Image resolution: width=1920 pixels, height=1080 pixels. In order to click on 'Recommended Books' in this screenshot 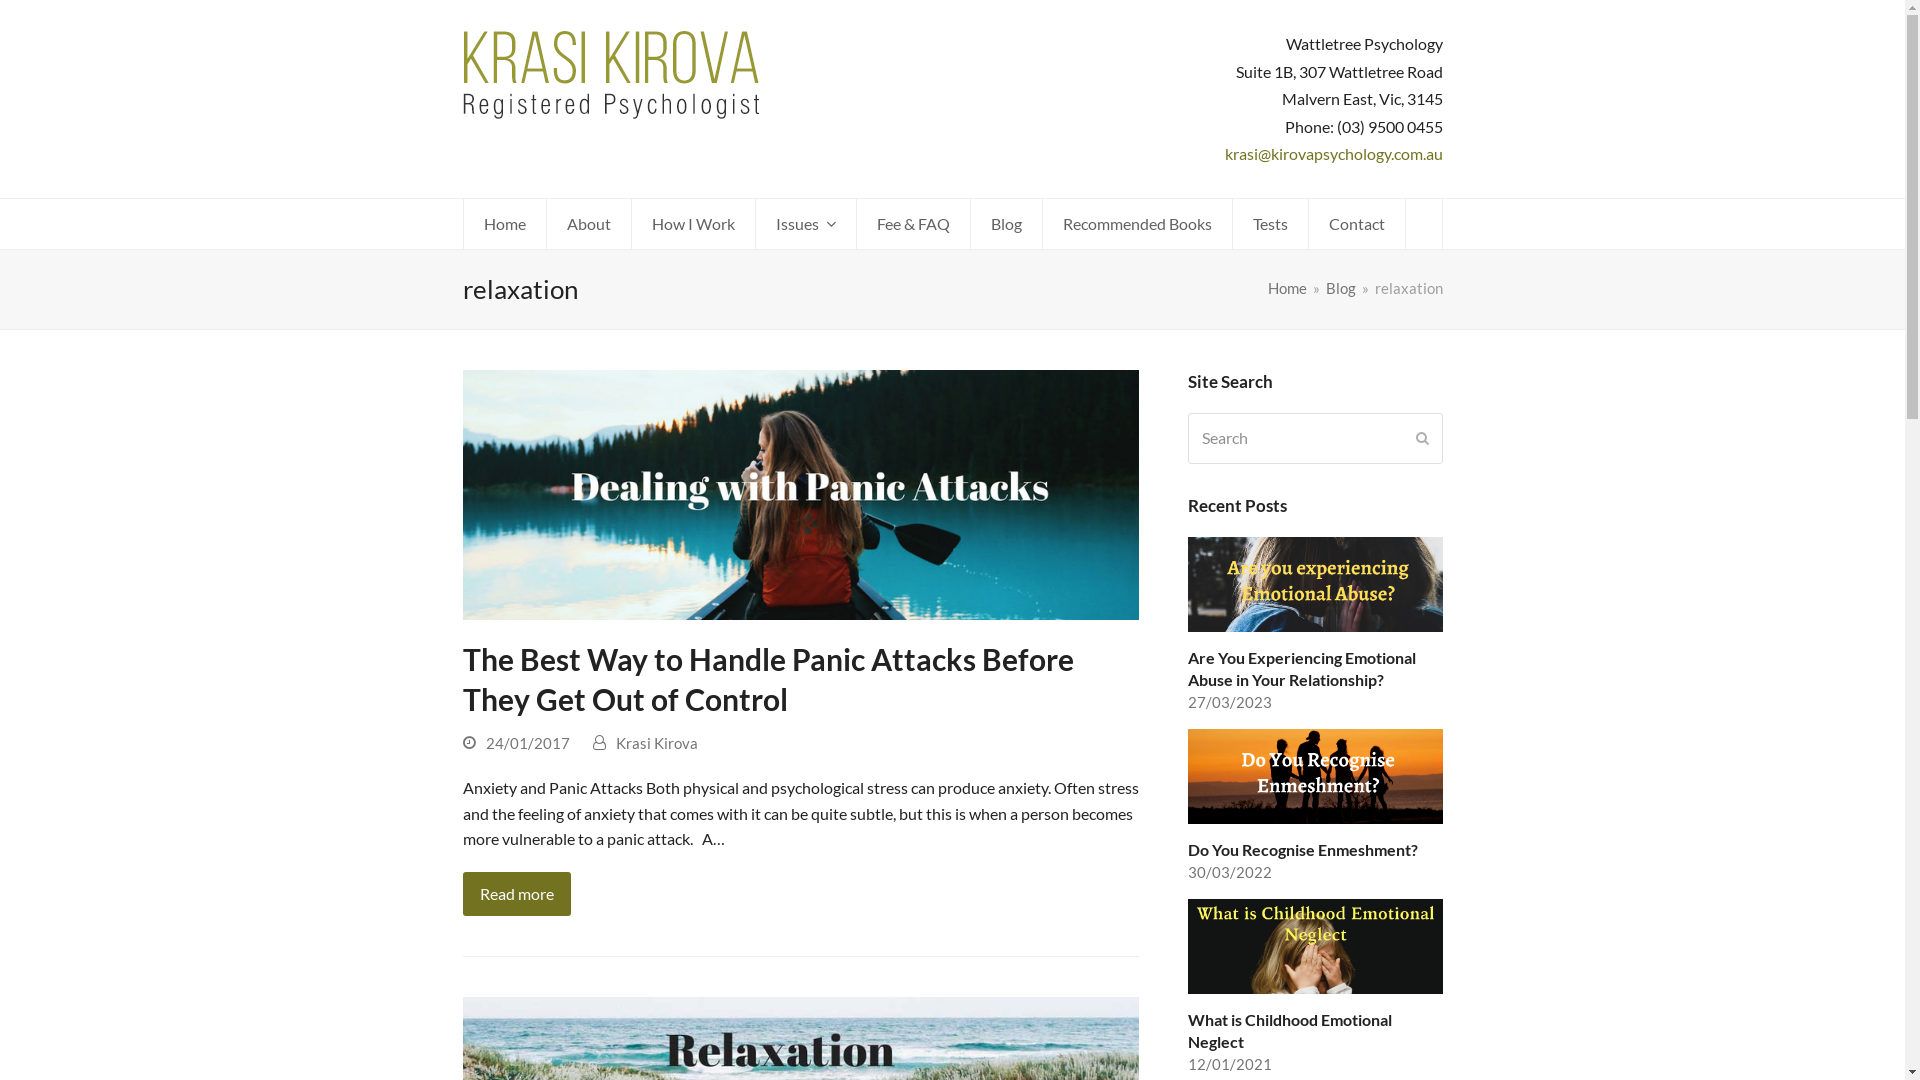, I will do `click(1136, 223)`.